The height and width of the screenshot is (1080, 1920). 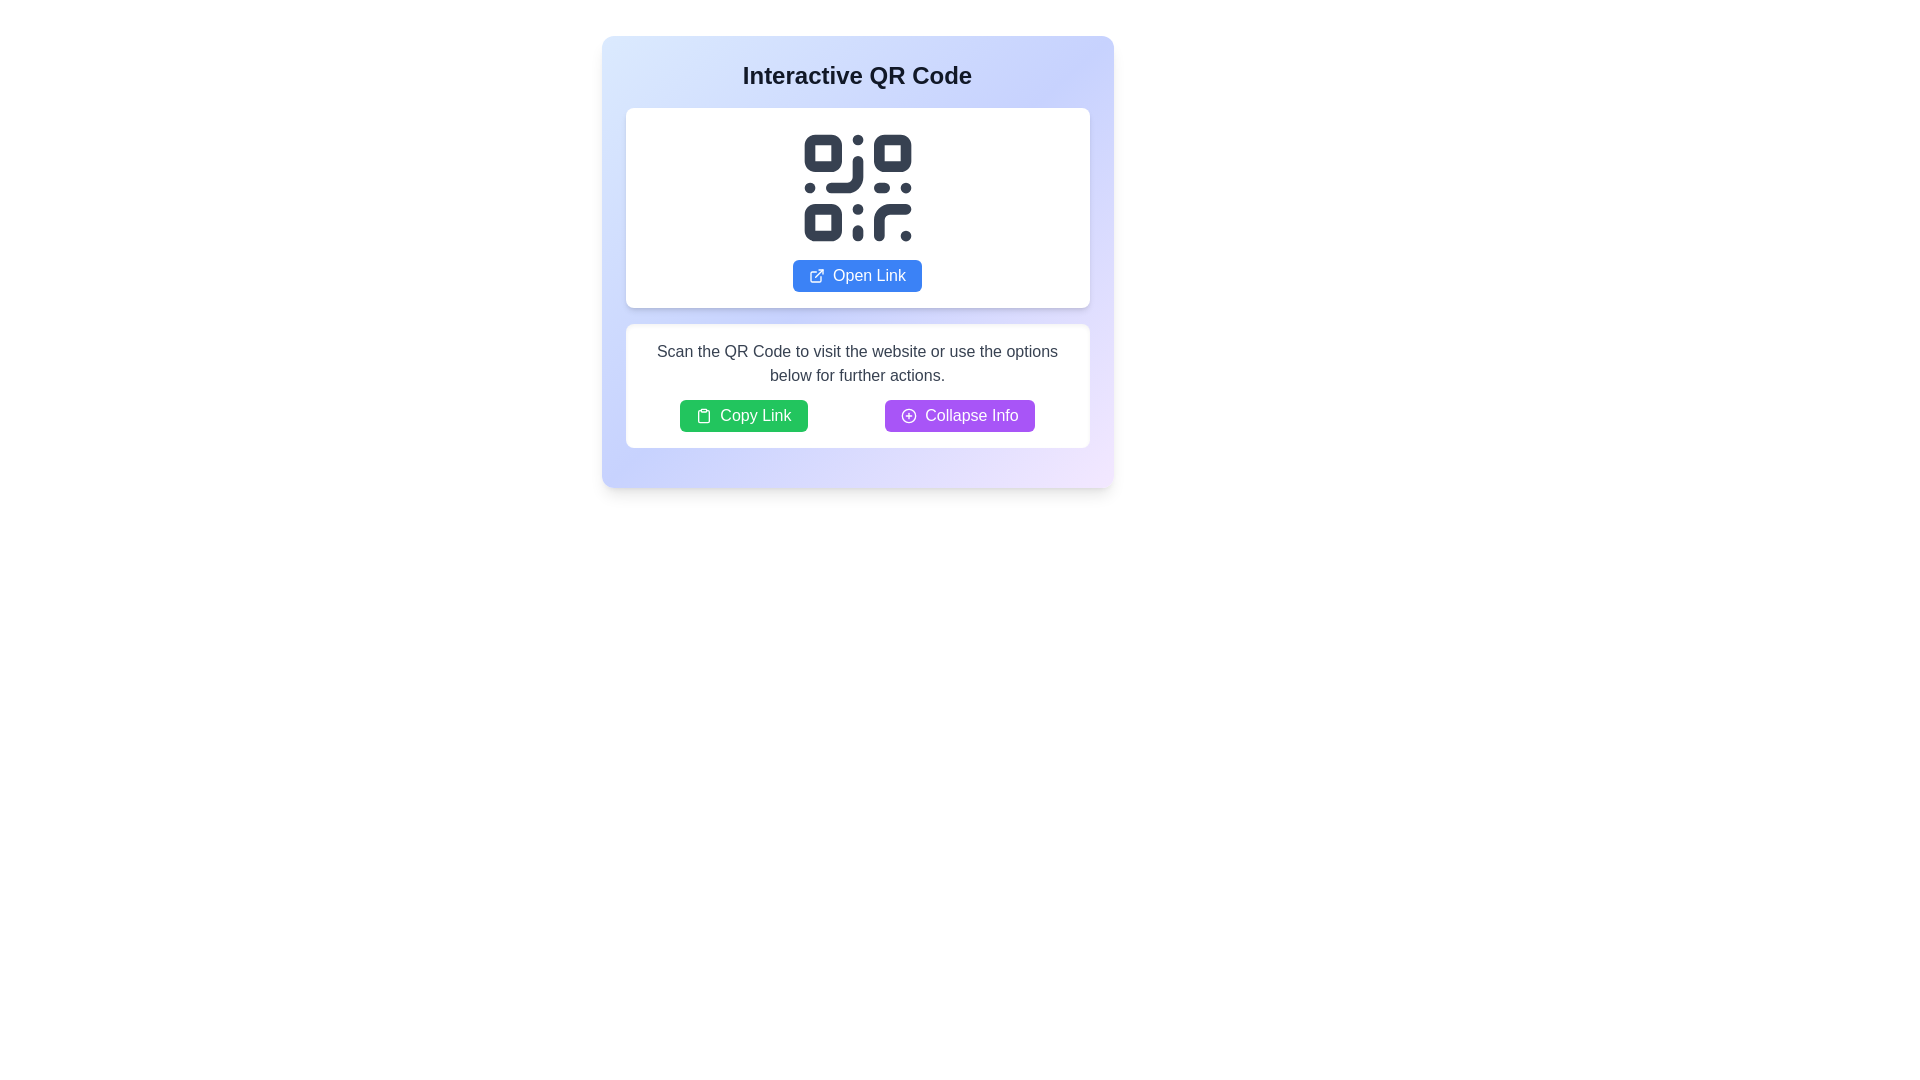 What do you see at coordinates (704, 415) in the screenshot?
I see `the clipboard icon, which is styled with a light stroke and located near the QR code section in the user interface` at bounding box center [704, 415].